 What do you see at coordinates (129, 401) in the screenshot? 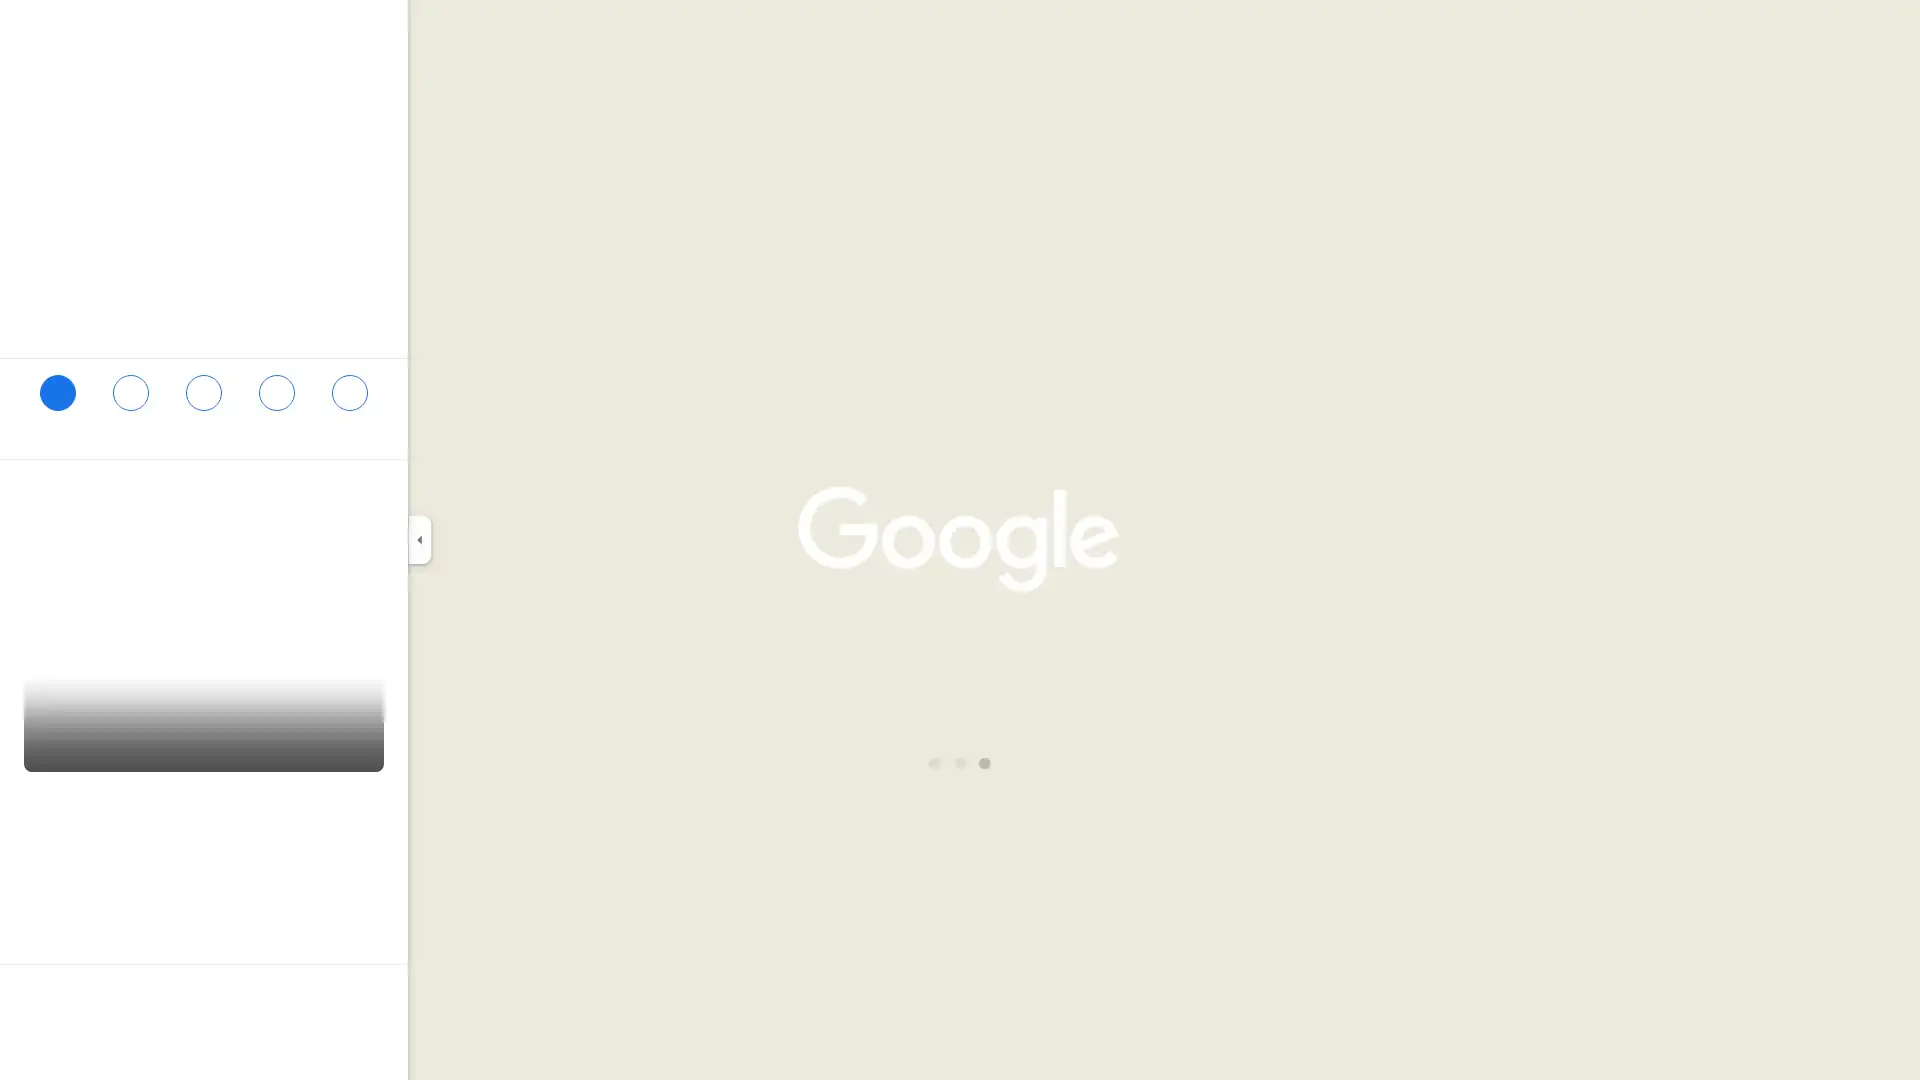
I see `Save Grunberger Str. 65 in your lists` at bounding box center [129, 401].